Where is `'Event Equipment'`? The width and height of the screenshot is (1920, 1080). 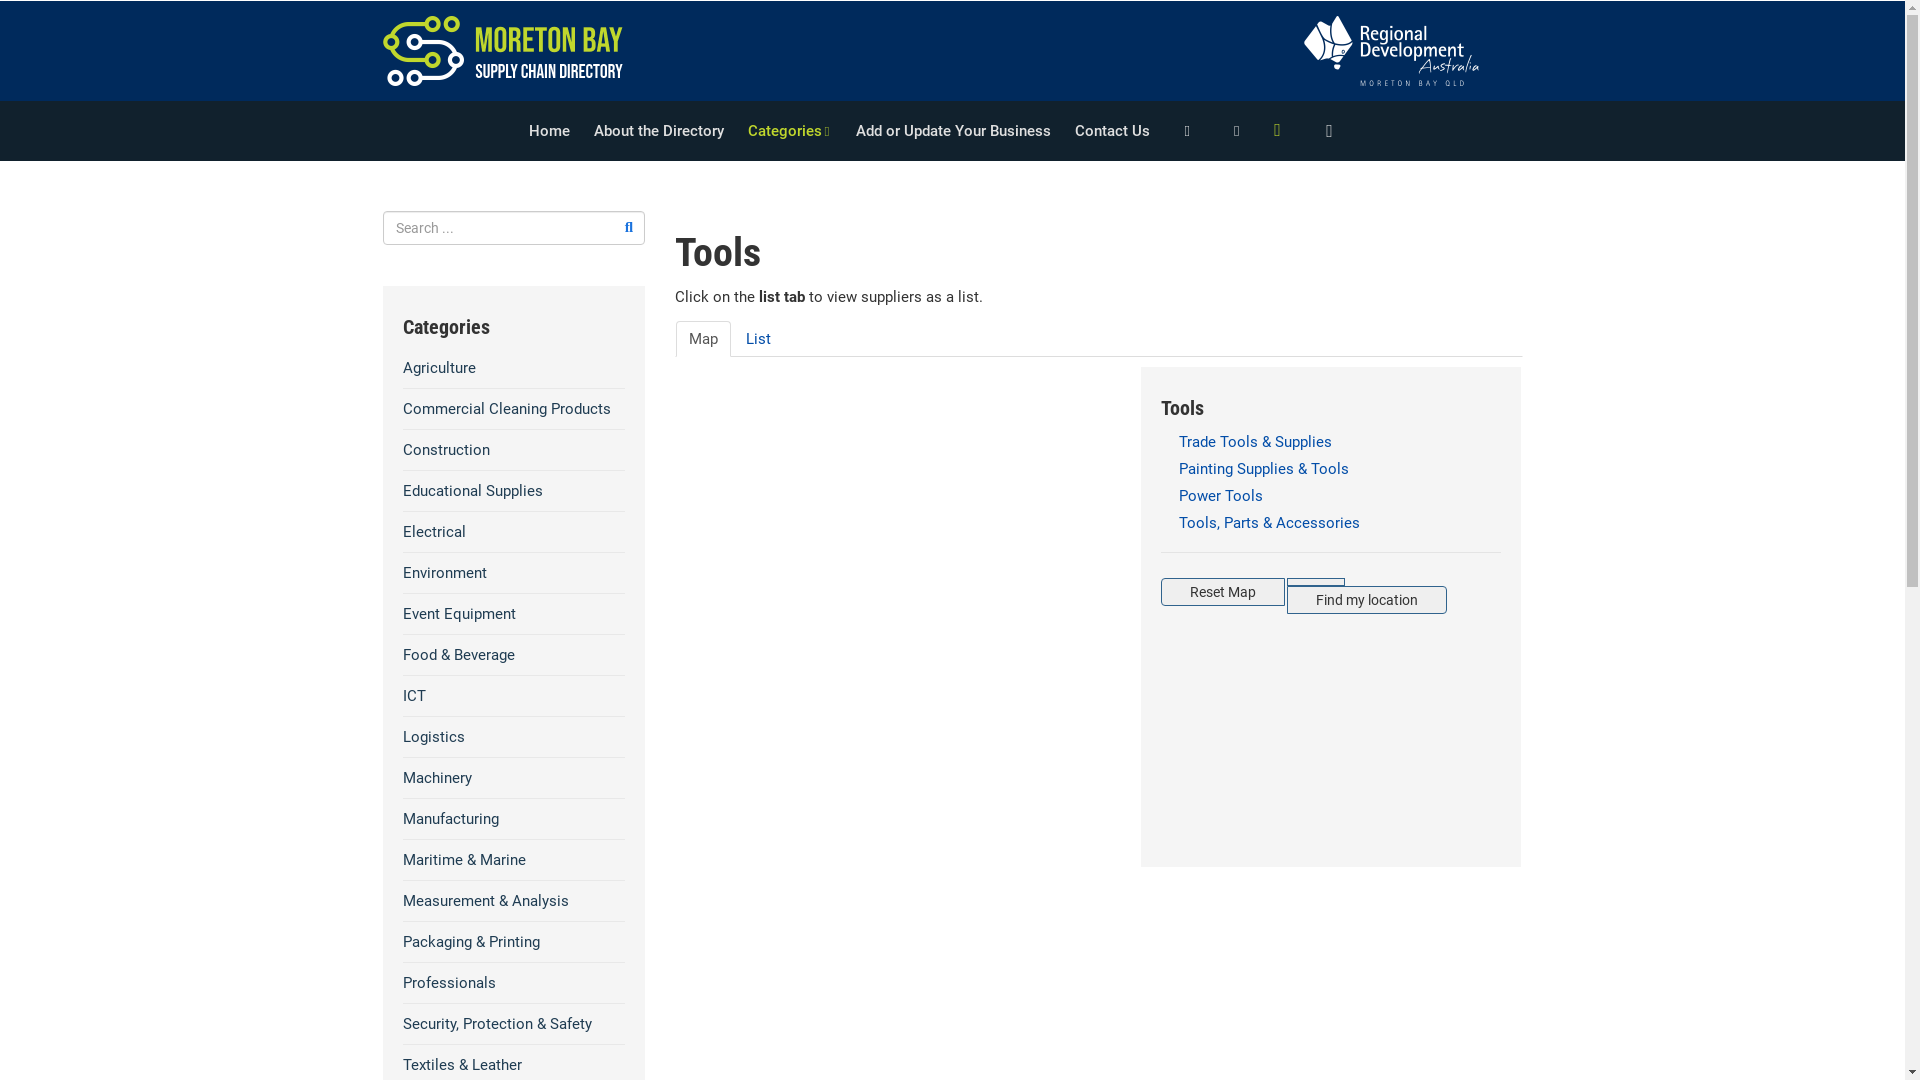
'Event Equipment' is located at coordinates (513, 612).